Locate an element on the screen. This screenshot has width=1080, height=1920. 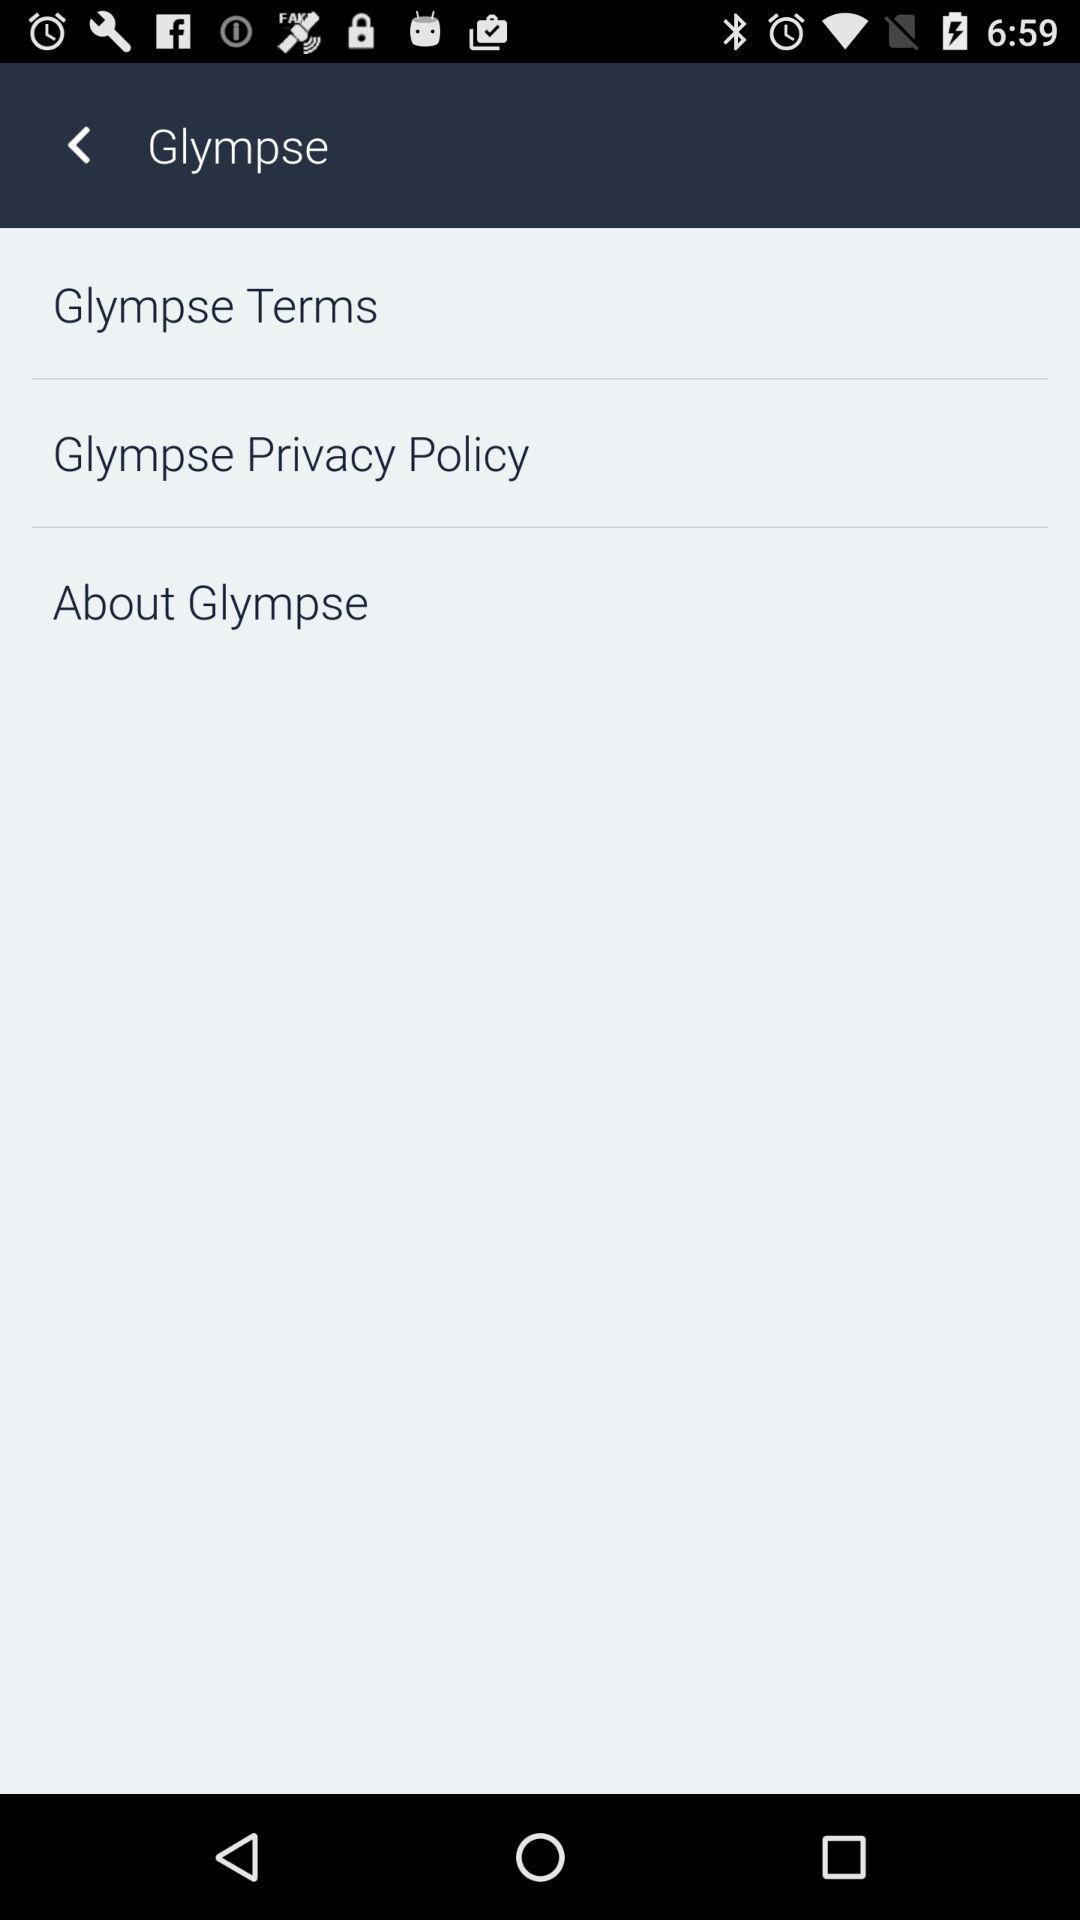
the about glympse is located at coordinates (540, 600).